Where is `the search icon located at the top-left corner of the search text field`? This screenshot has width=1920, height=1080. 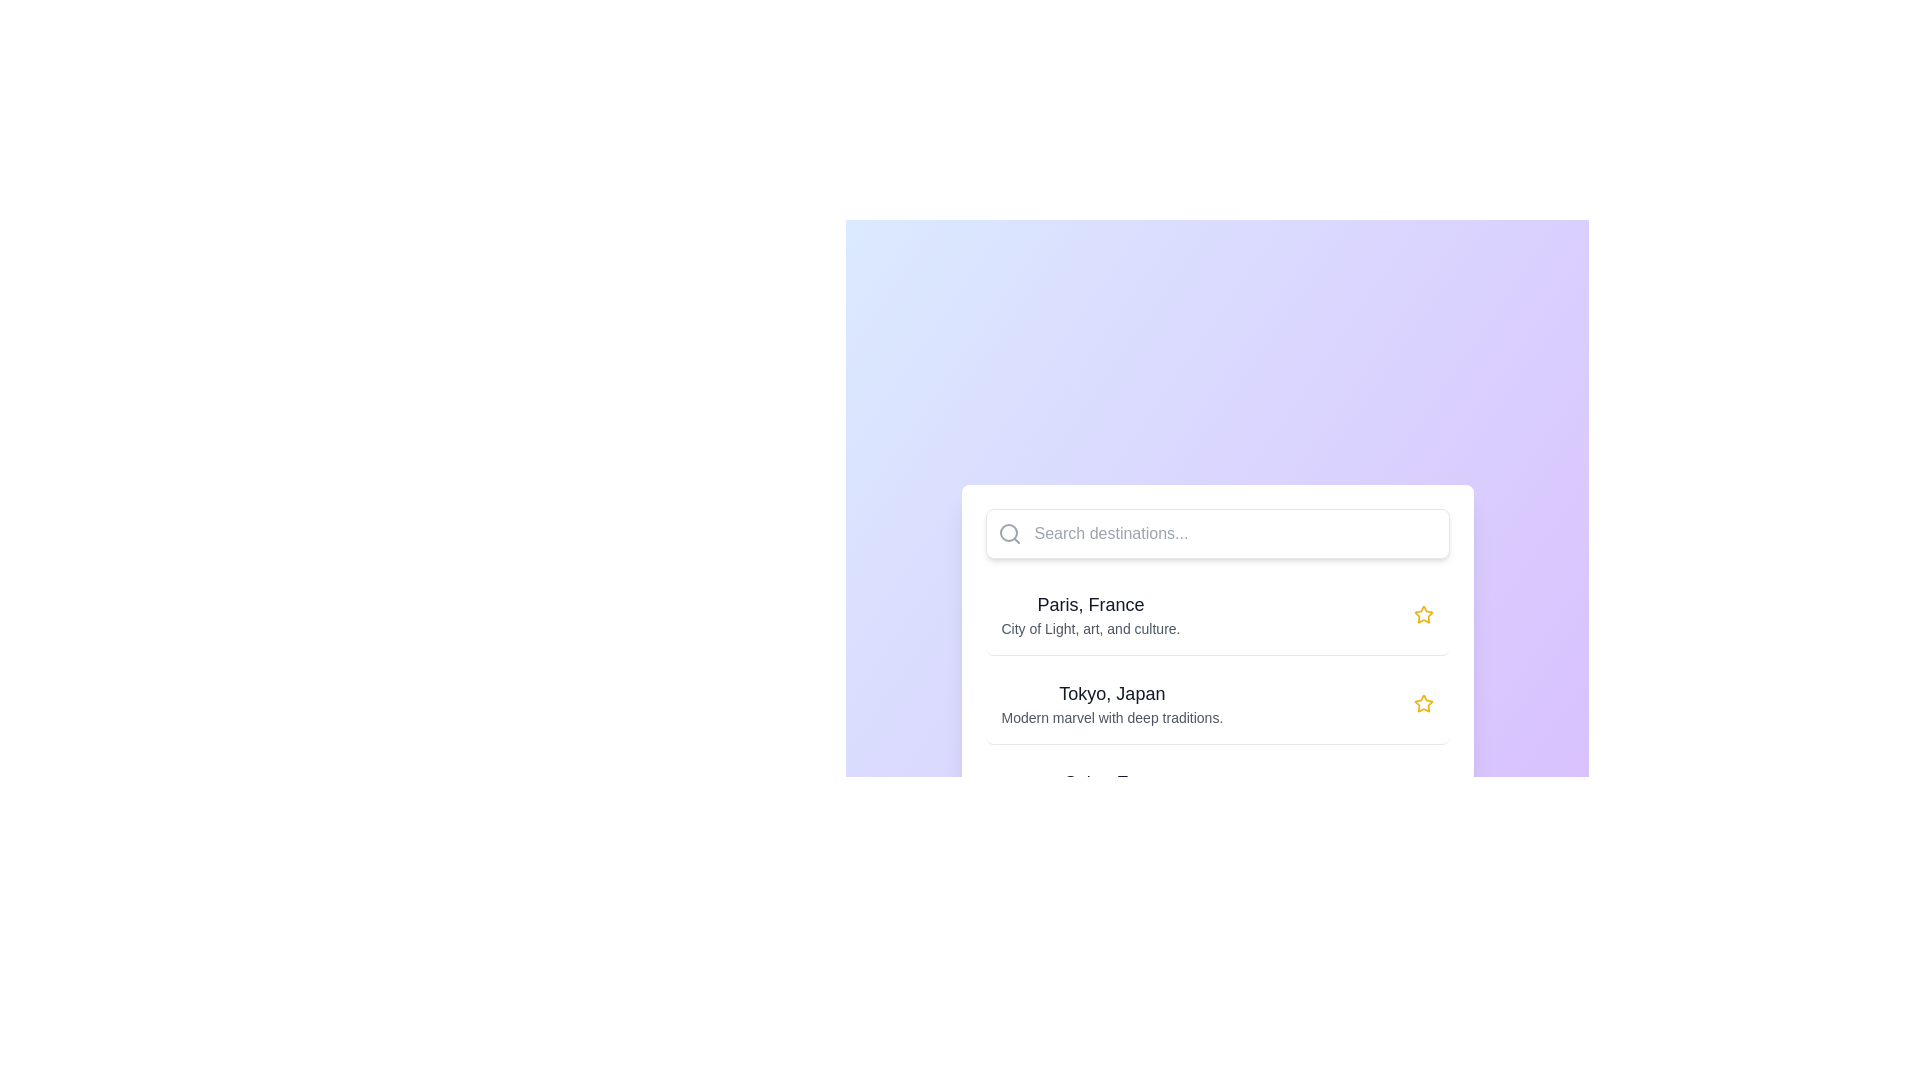 the search icon located at the top-left corner of the search text field is located at coordinates (1009, 532).